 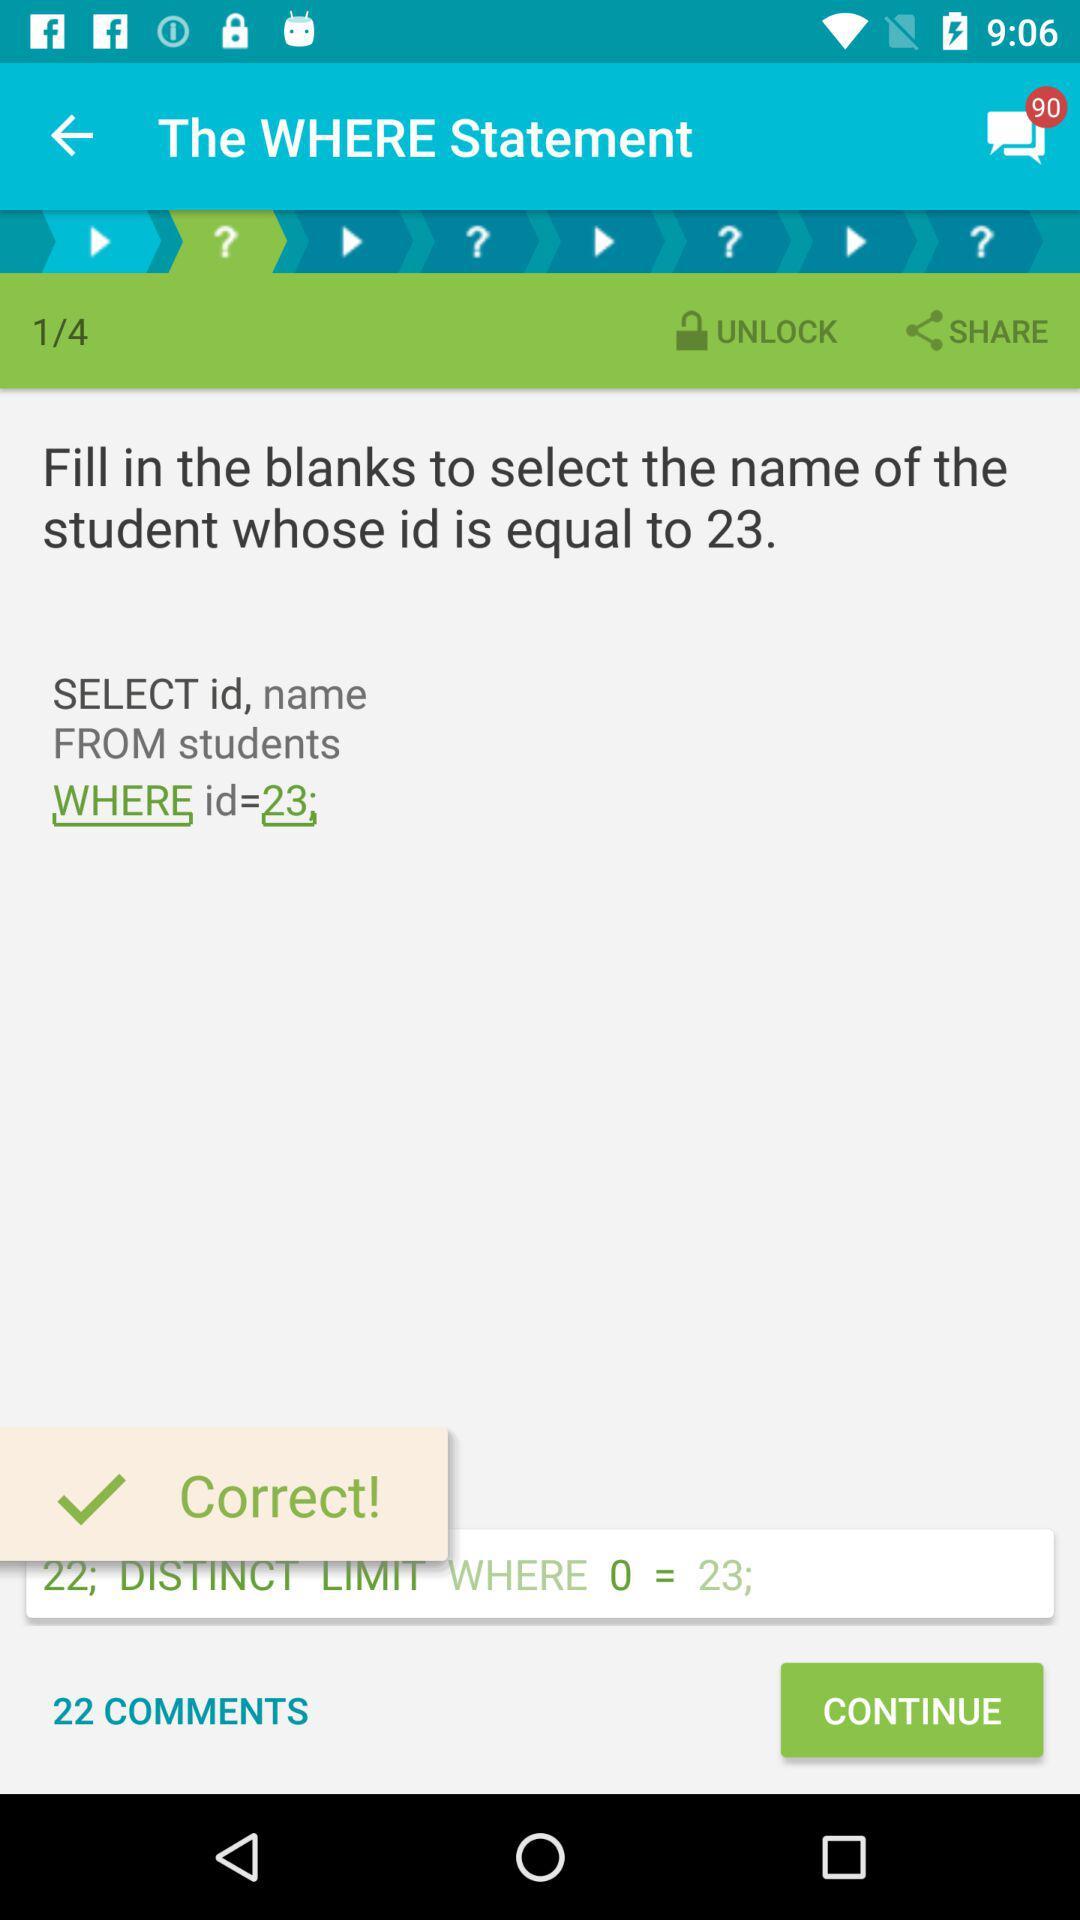 I want to click on the item next to the 22 comments item, so click(x=911, y=1708).